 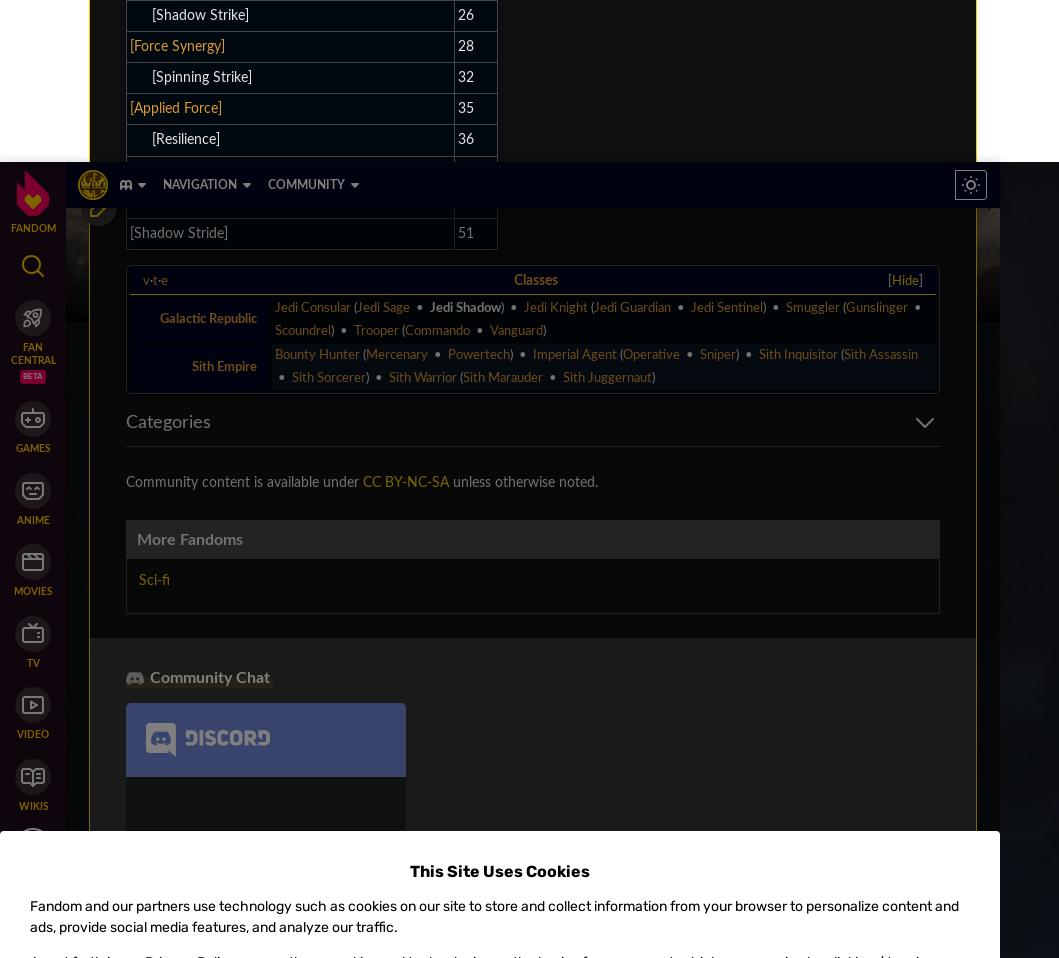 I want to click on 'Community Central', so click(x=143, y=243).